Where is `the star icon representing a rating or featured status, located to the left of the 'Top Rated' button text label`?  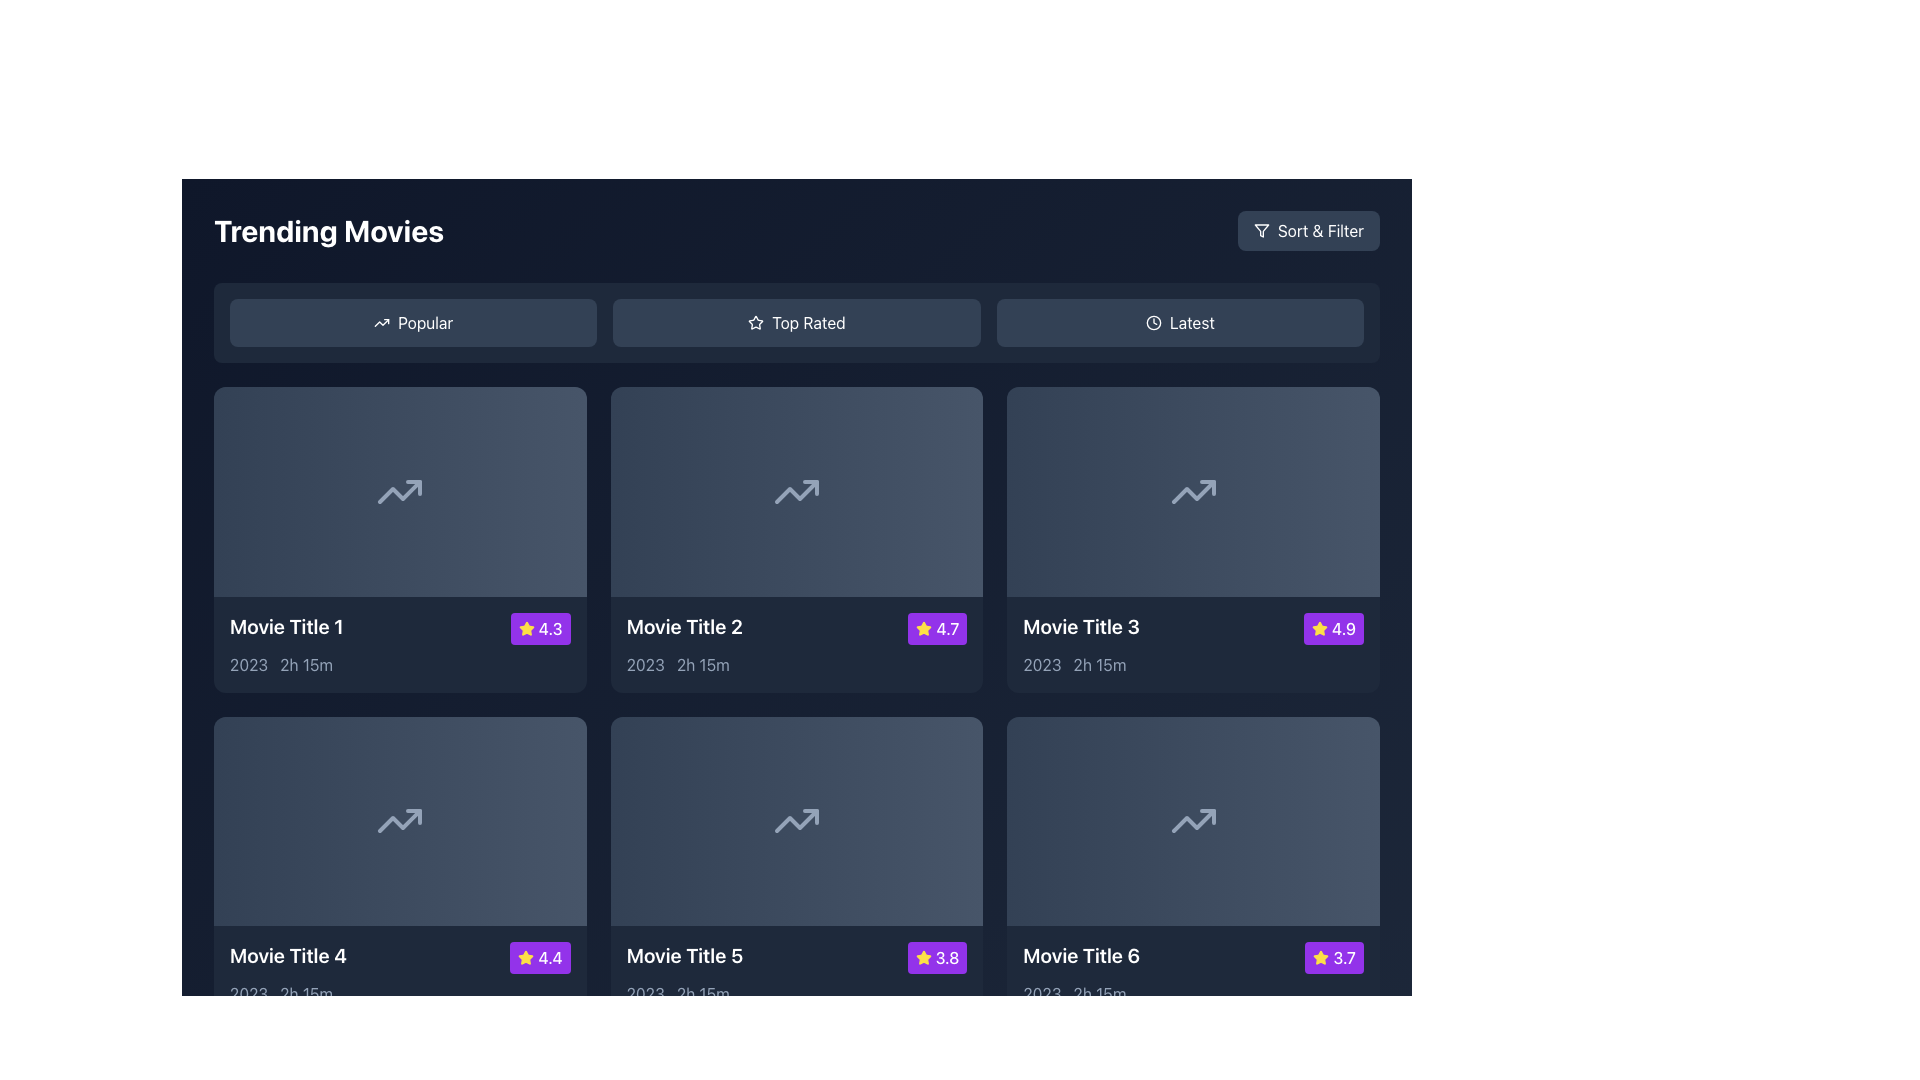
the star icon representing a rating or featured status, located to the left of the 'Top Rated' button text label is located at coordinates (755, 322).